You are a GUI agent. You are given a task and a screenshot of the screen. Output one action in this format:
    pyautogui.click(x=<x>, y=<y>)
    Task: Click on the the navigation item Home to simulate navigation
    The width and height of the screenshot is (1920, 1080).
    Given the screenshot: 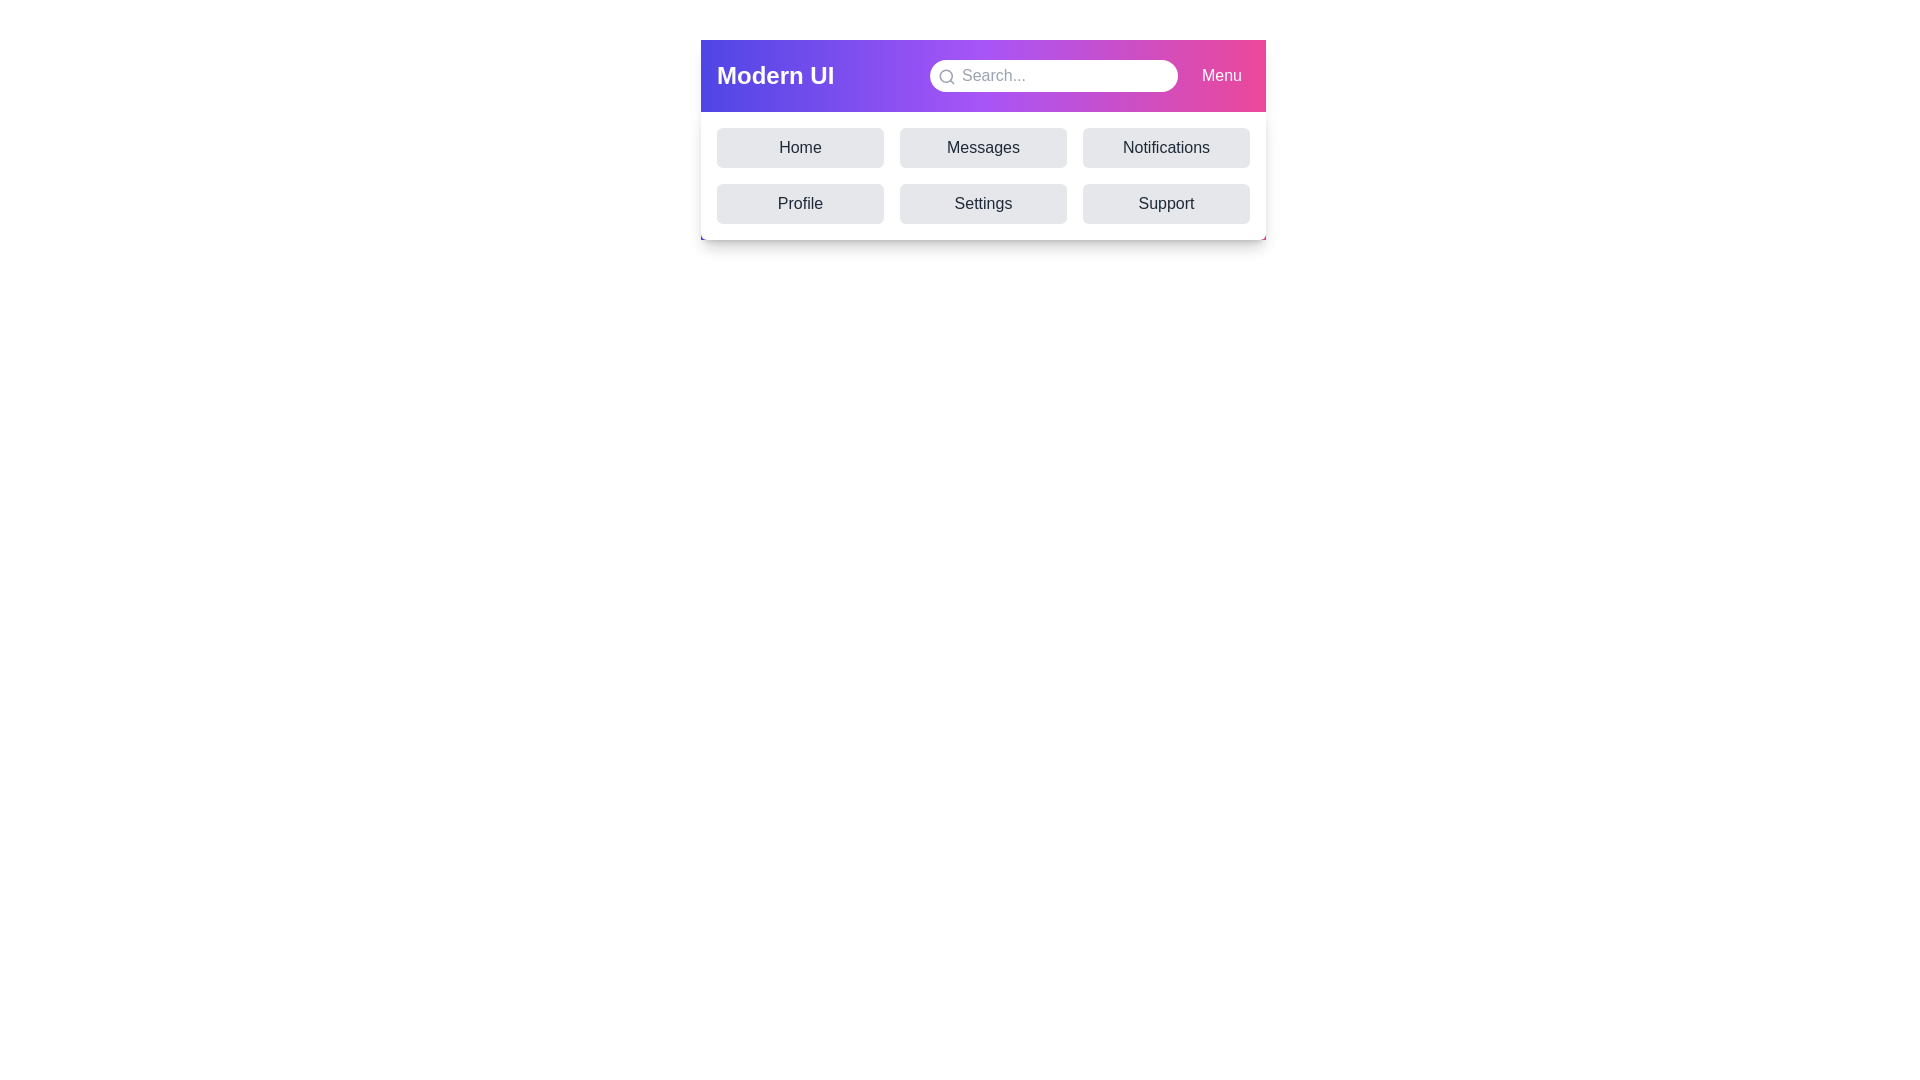 What is the action you would take?
    pyautogui.click(x=800, y=146)
    